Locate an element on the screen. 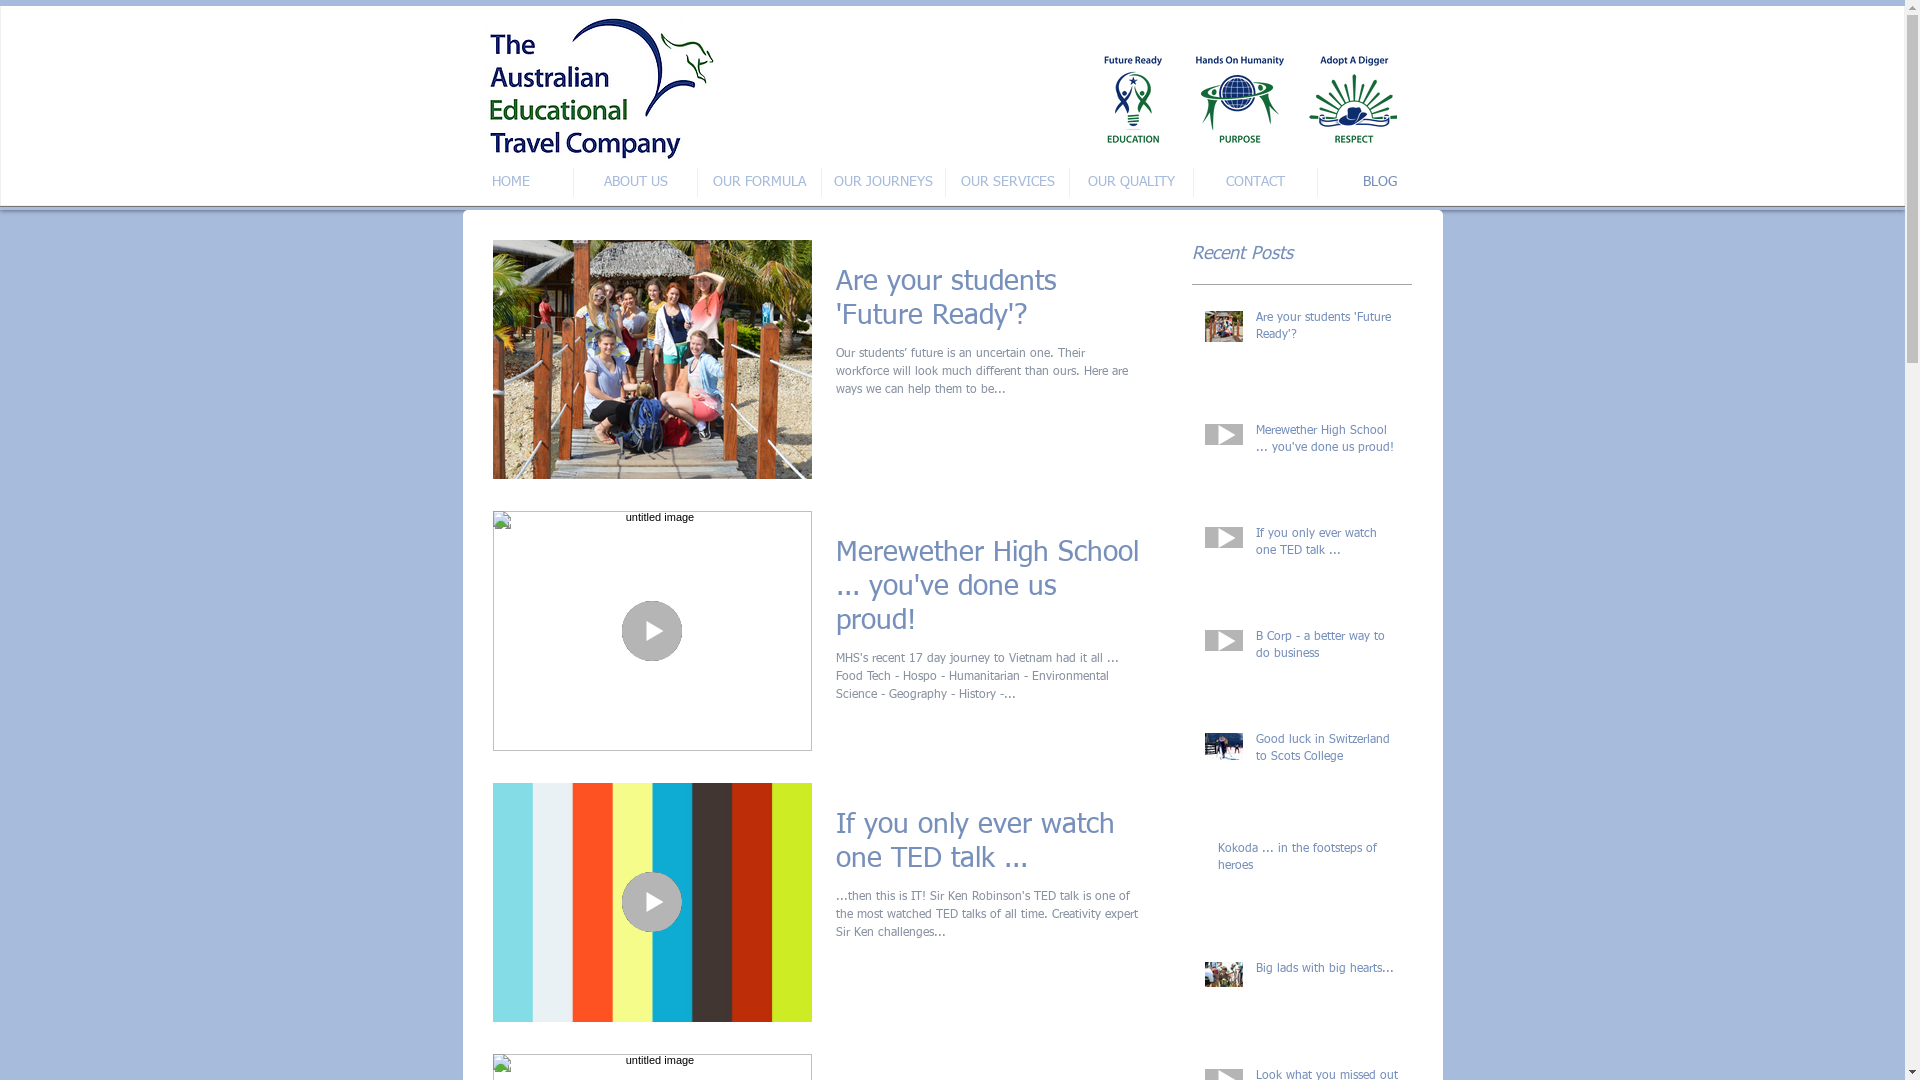 The height and width of the screenshot is (1080, 1920). 'All logos together 2nd version (transparent background).png' is located at coordinates (1240, 95).